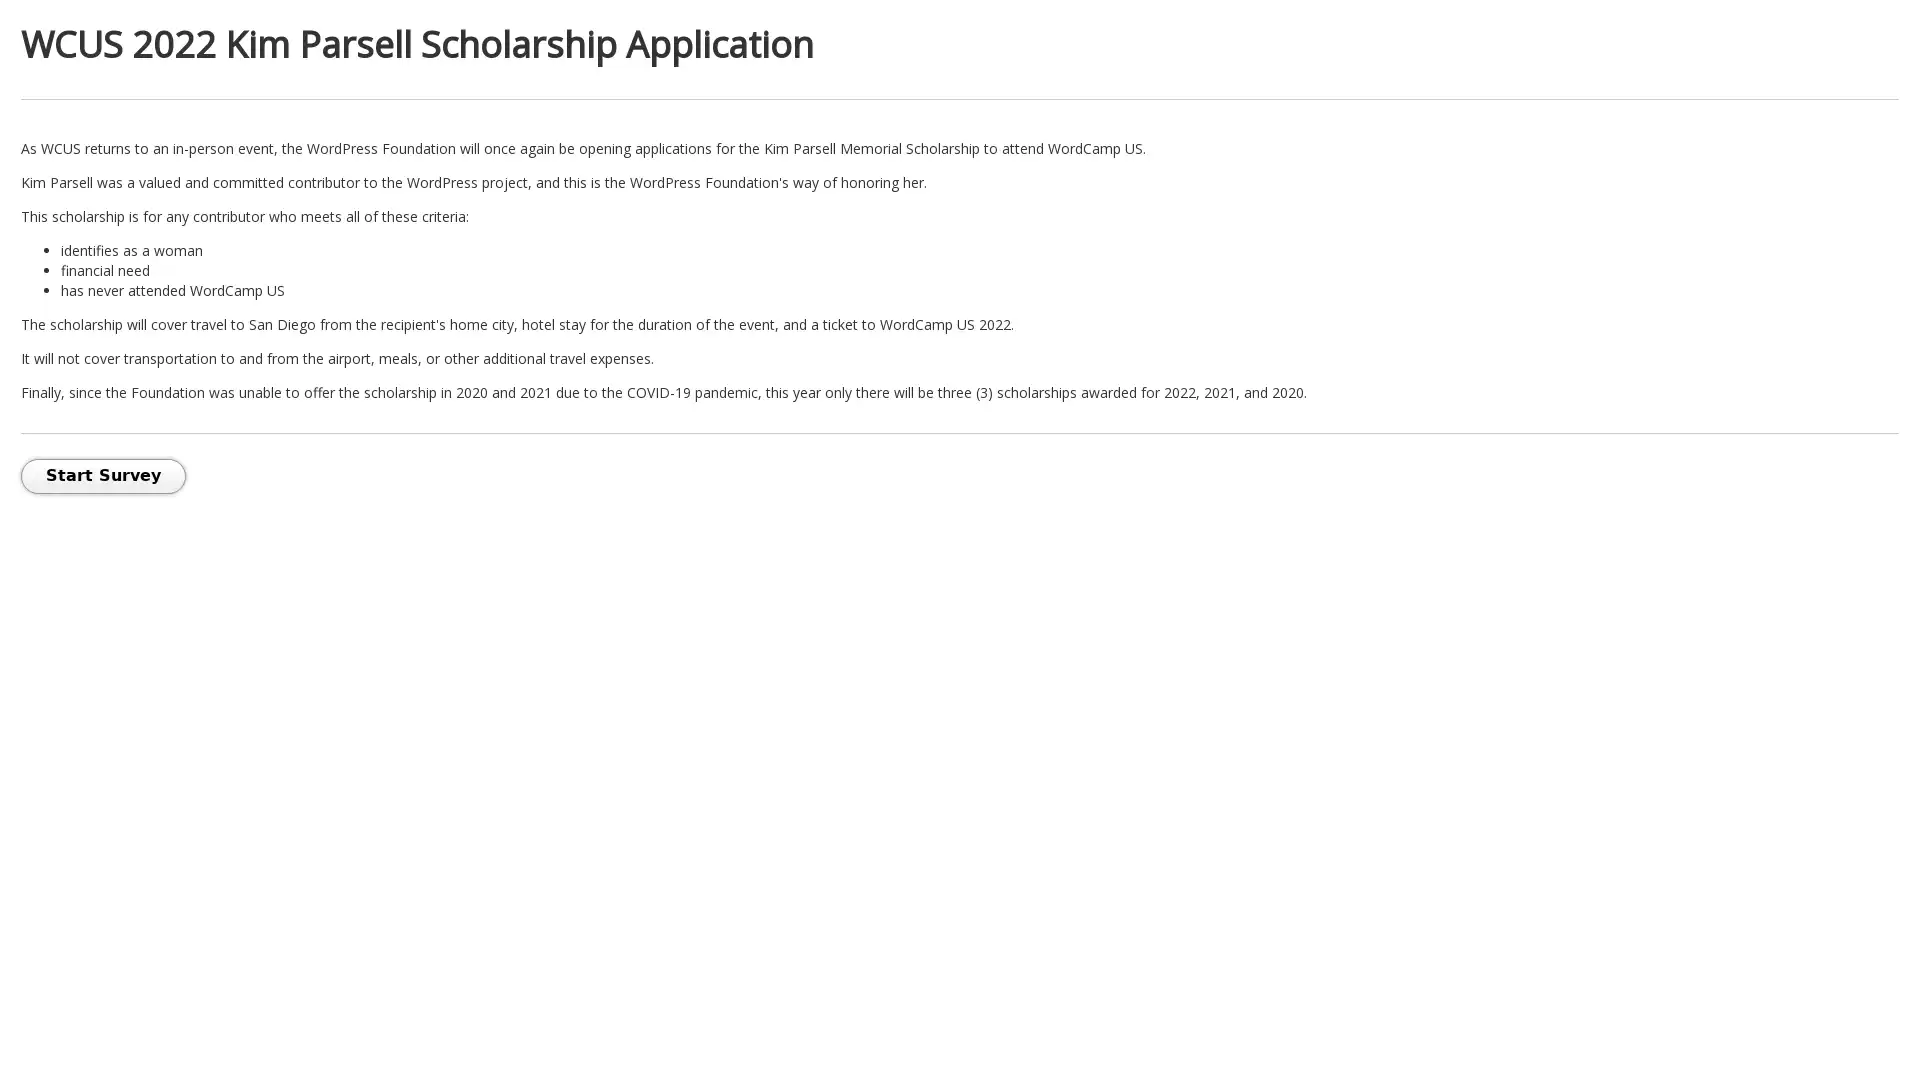  Describe the element at coordinates (102, 476) in the screenshot. I see `Start Survey` at that location.